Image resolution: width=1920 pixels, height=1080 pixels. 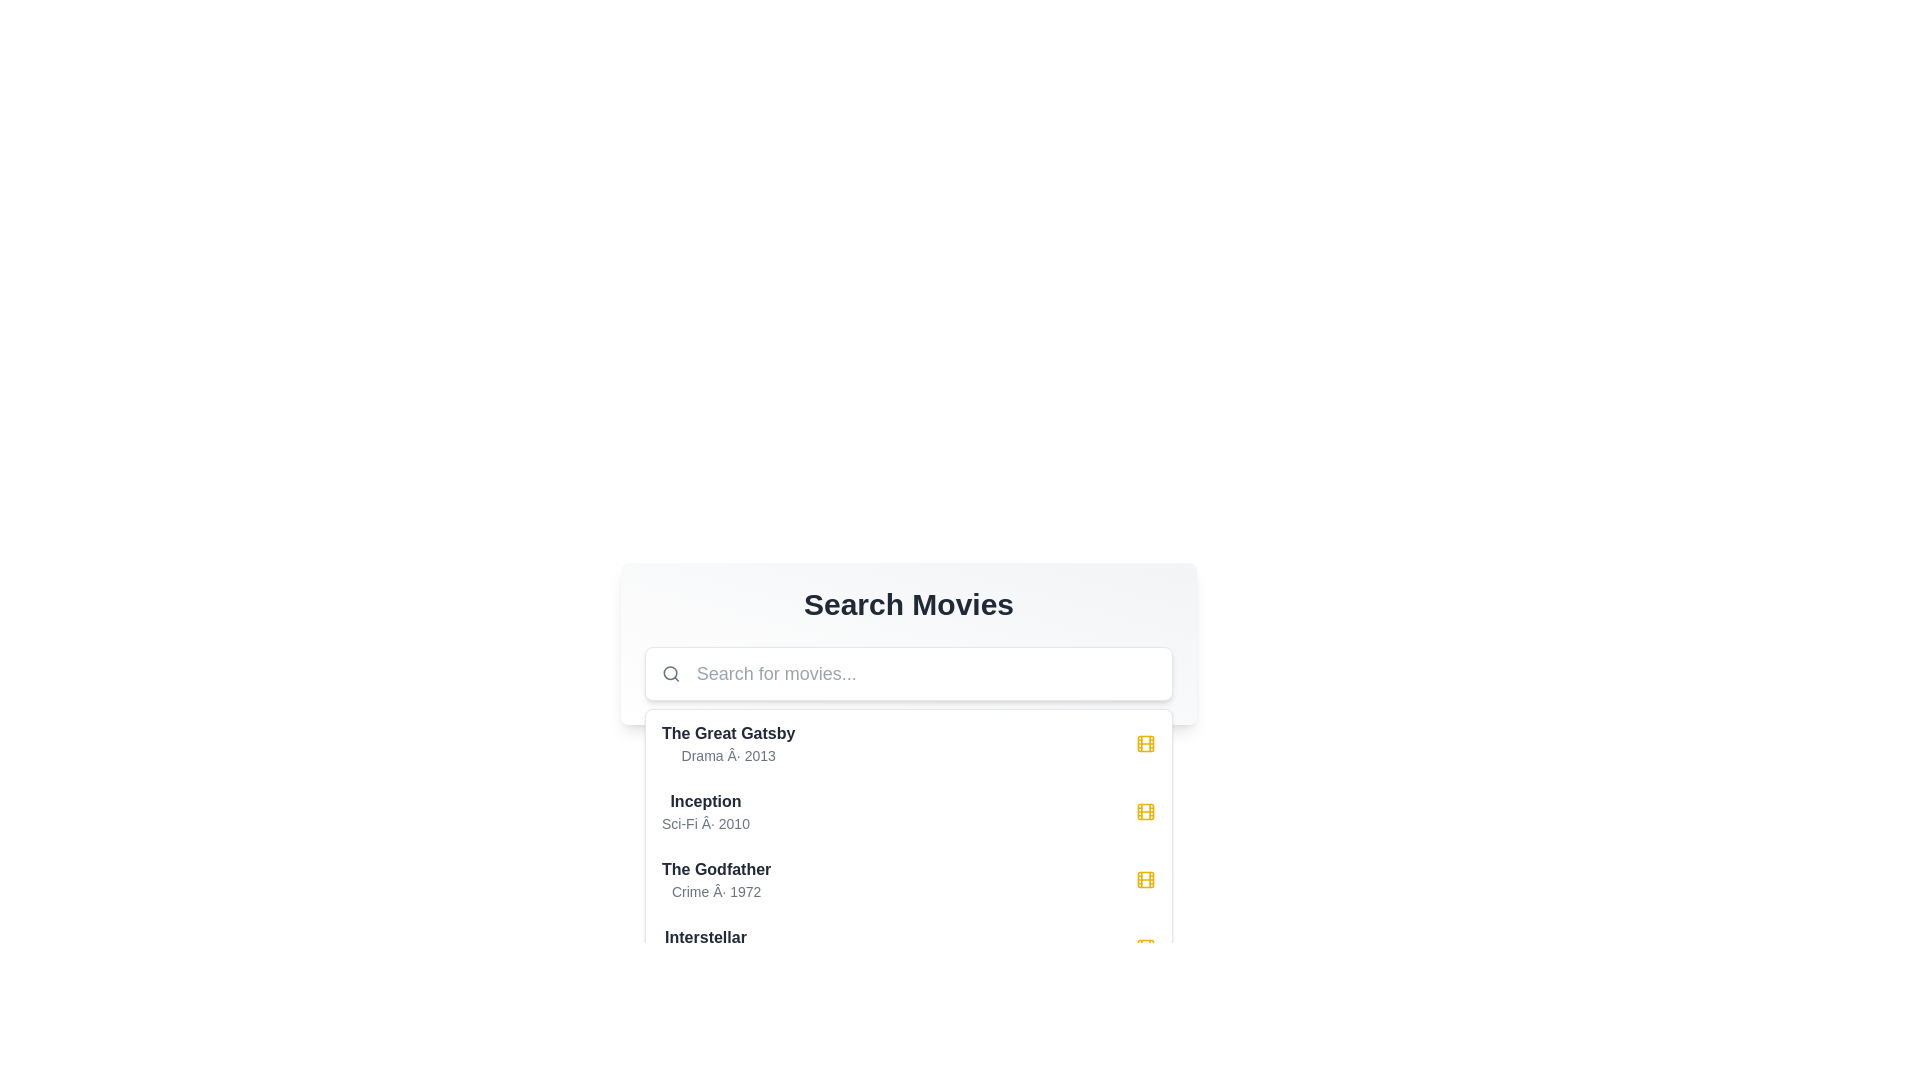 What do you see at coordinates (1146, 878) in the screenshot?
I see `the yellow film reel icon located to the far-right of the row displaying 'The Godfather' and 'Crime · 1972'` at bounding box center [1146, 878].